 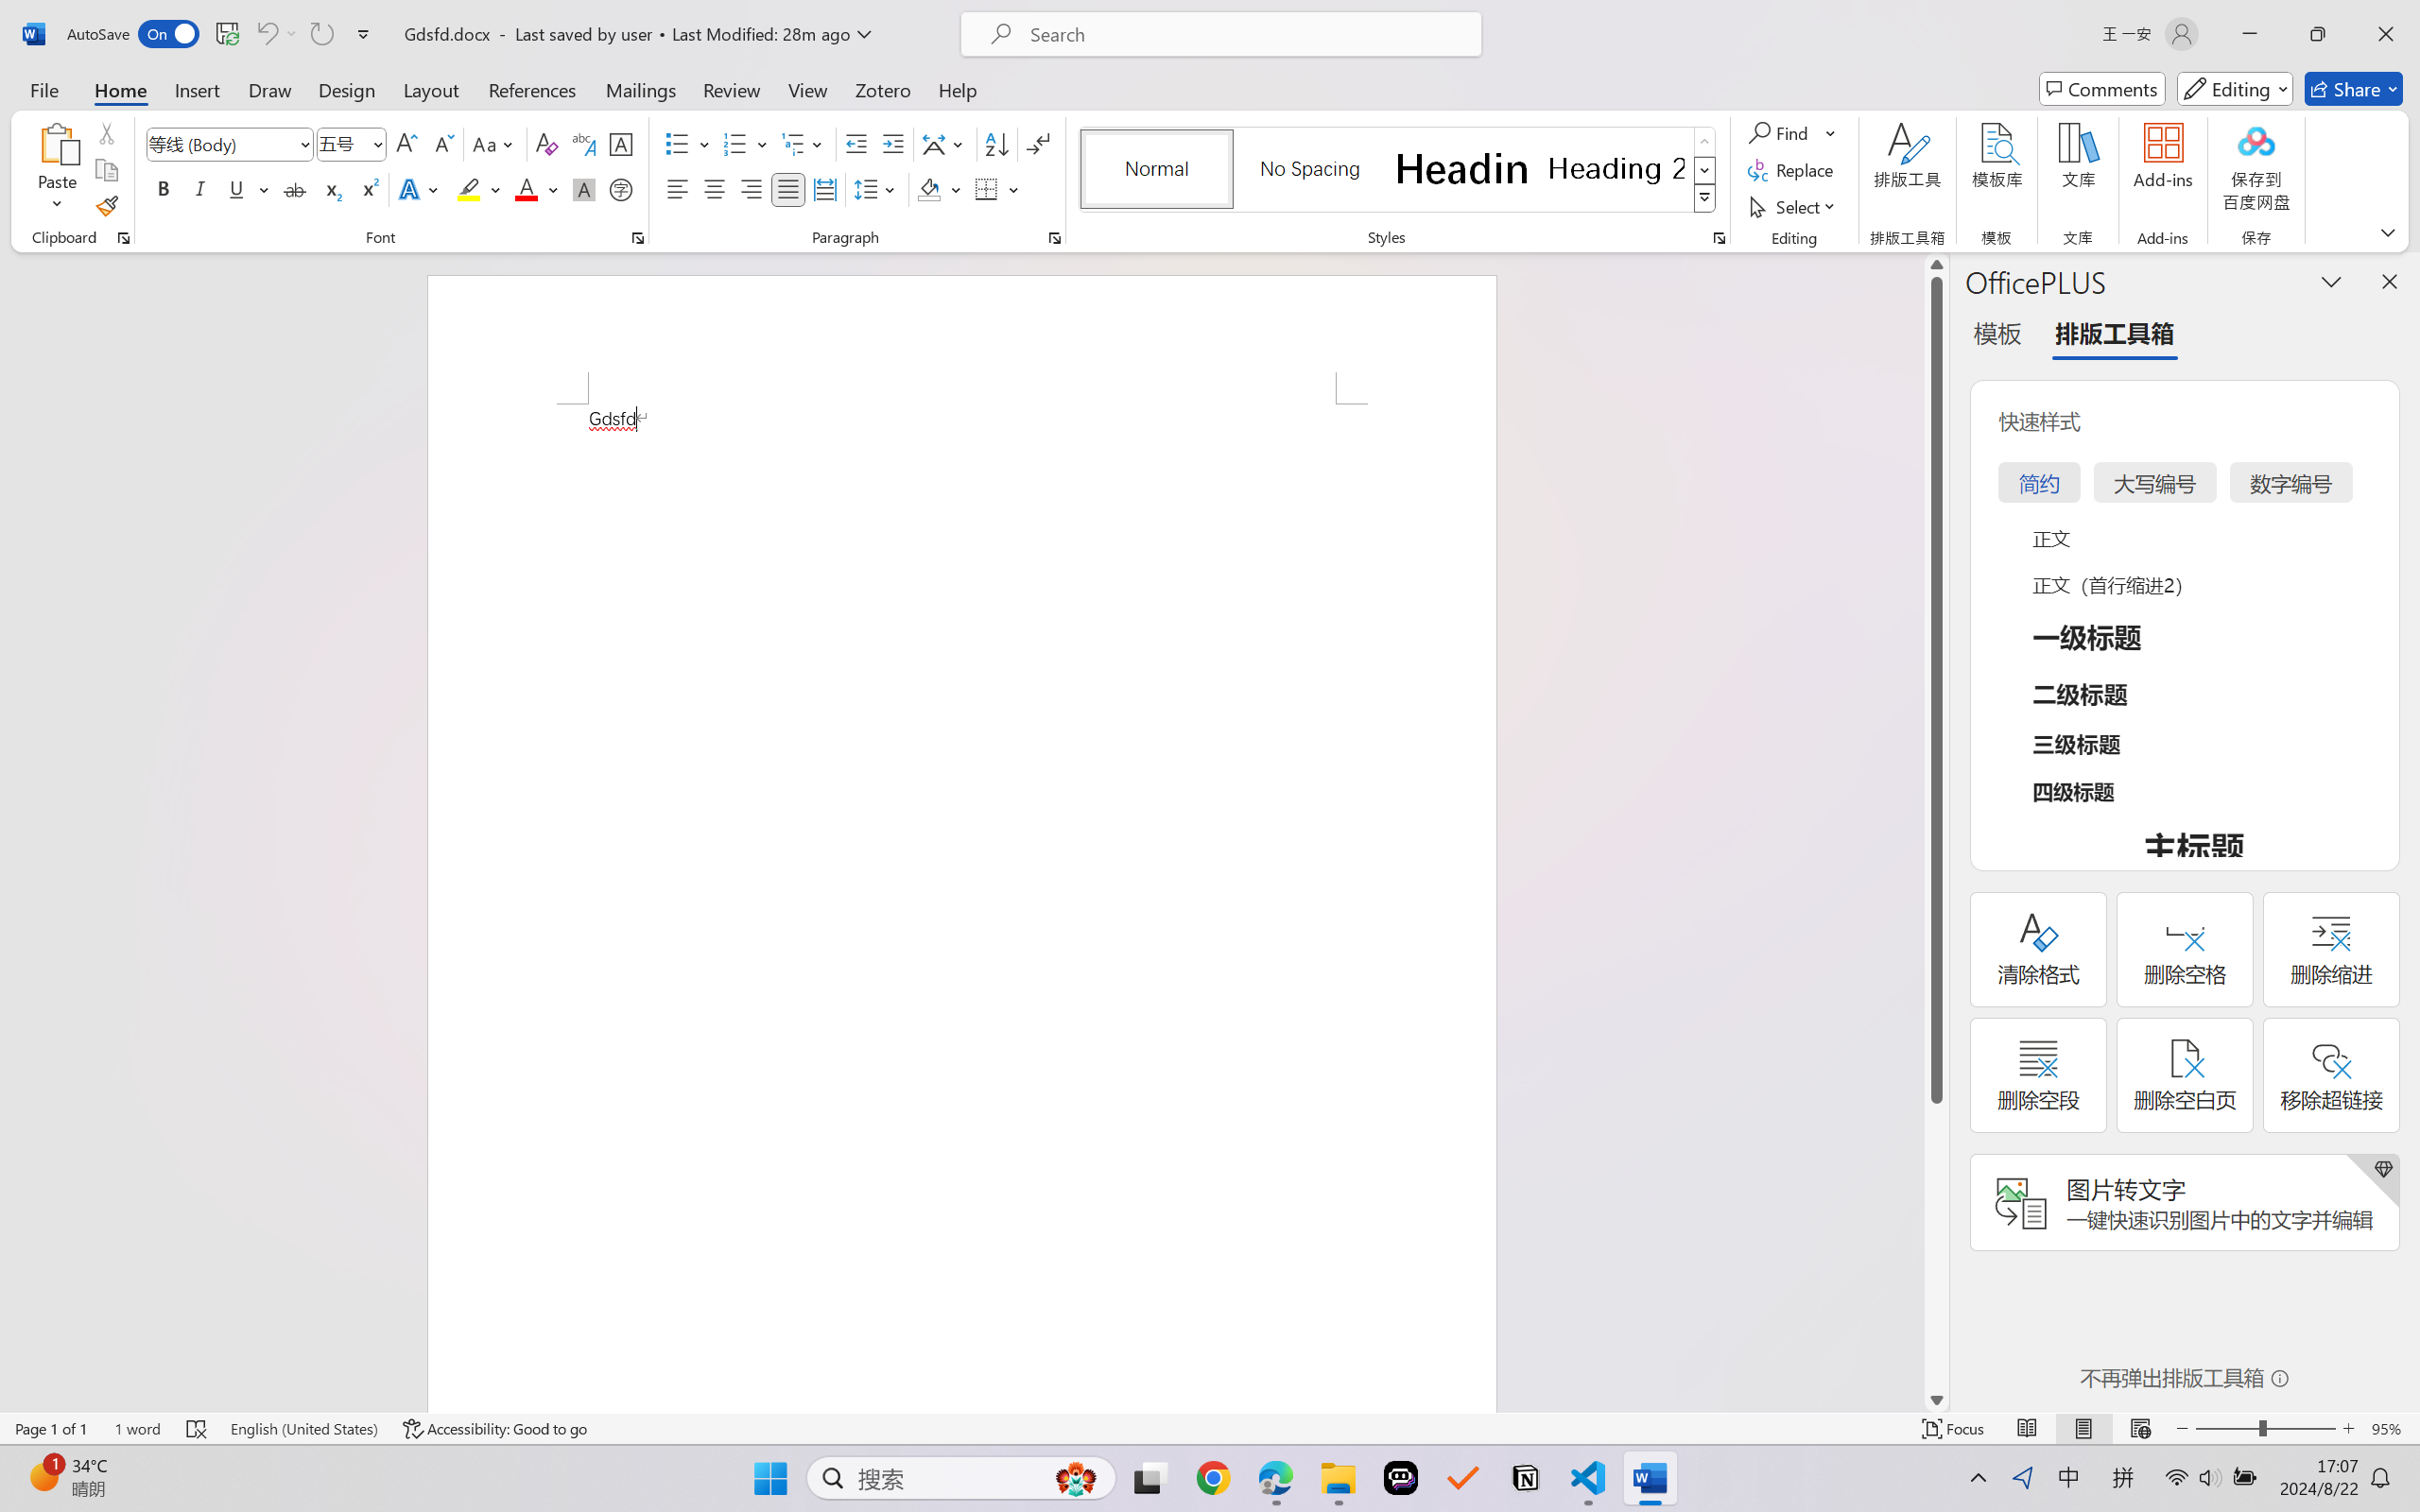 What do you see at coordinates (1936, 1245) in the screenshot?
I see `'Page down'` at bounding box center [1936, 1245].